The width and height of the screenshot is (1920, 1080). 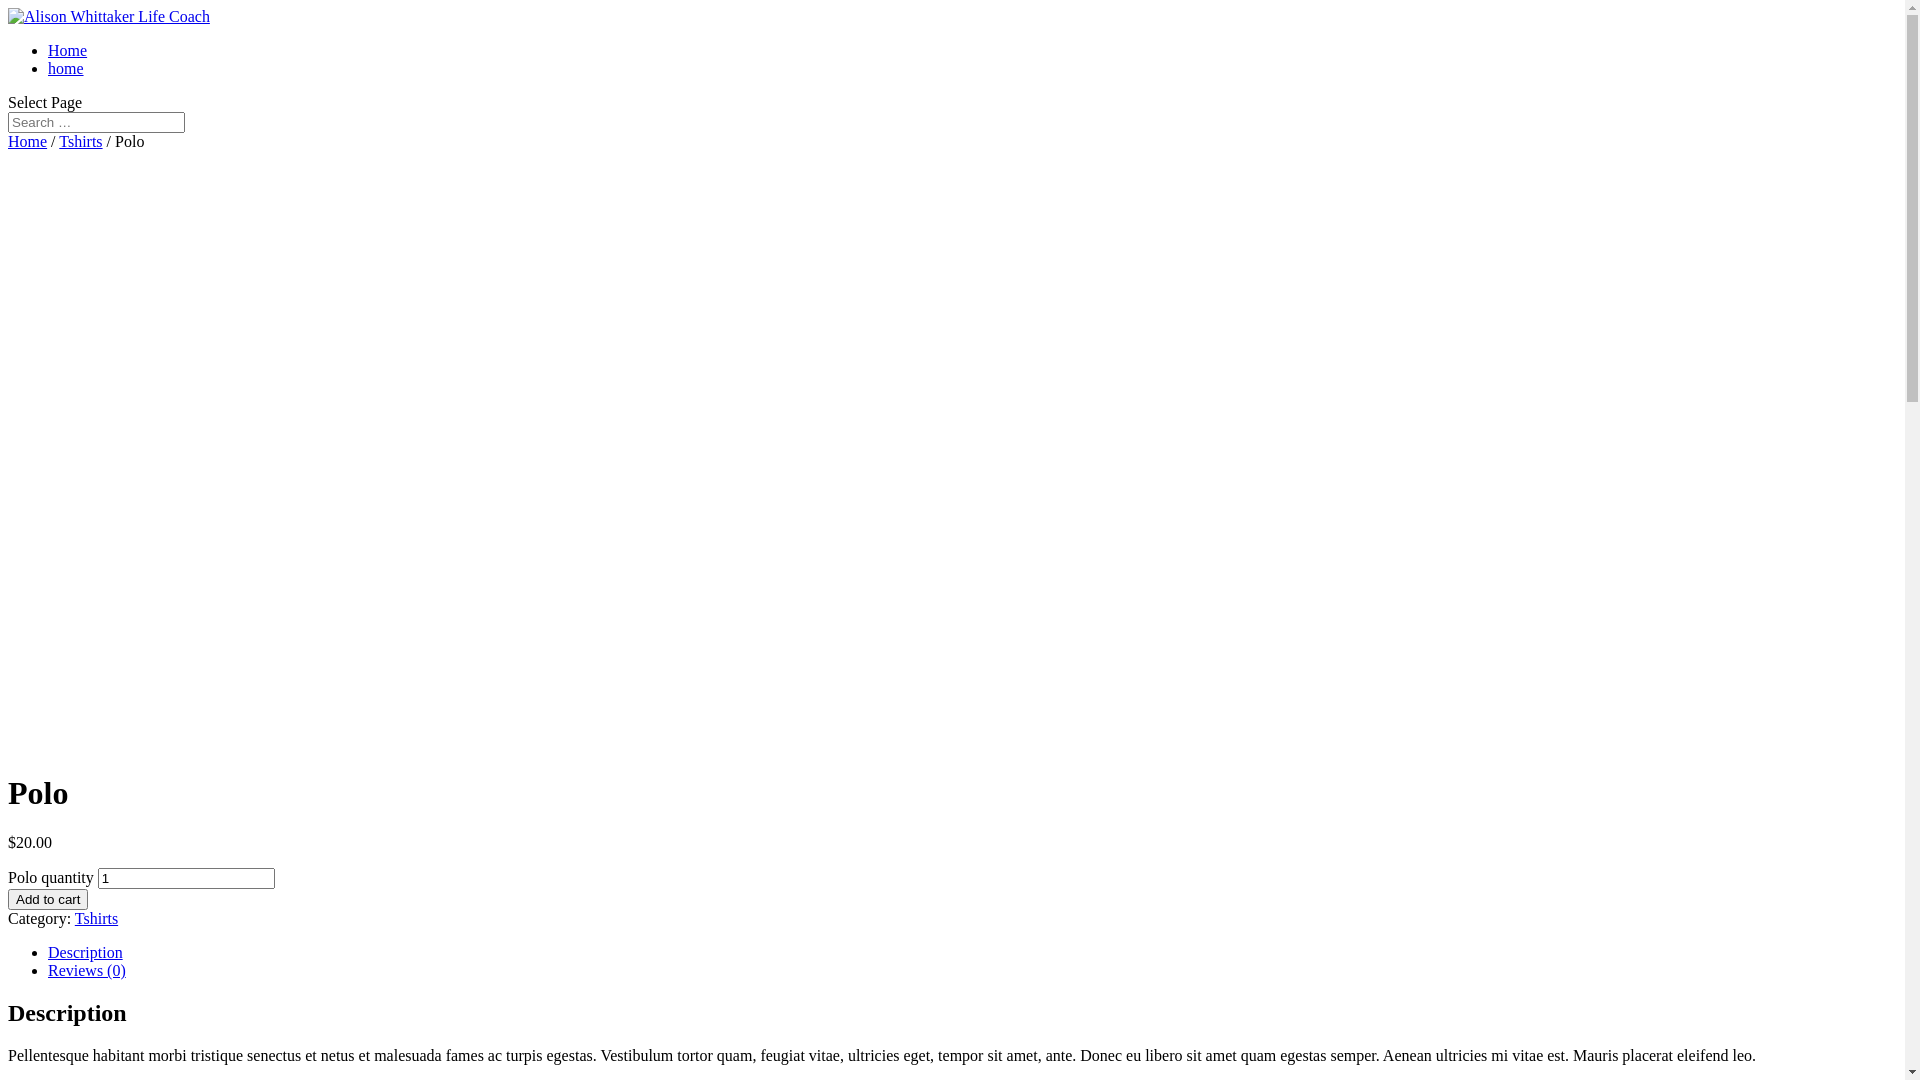 What do you see at coordinates (58, 140) in the screenshot?
I see `'Tshirts'` at bounding box center [58, 140].